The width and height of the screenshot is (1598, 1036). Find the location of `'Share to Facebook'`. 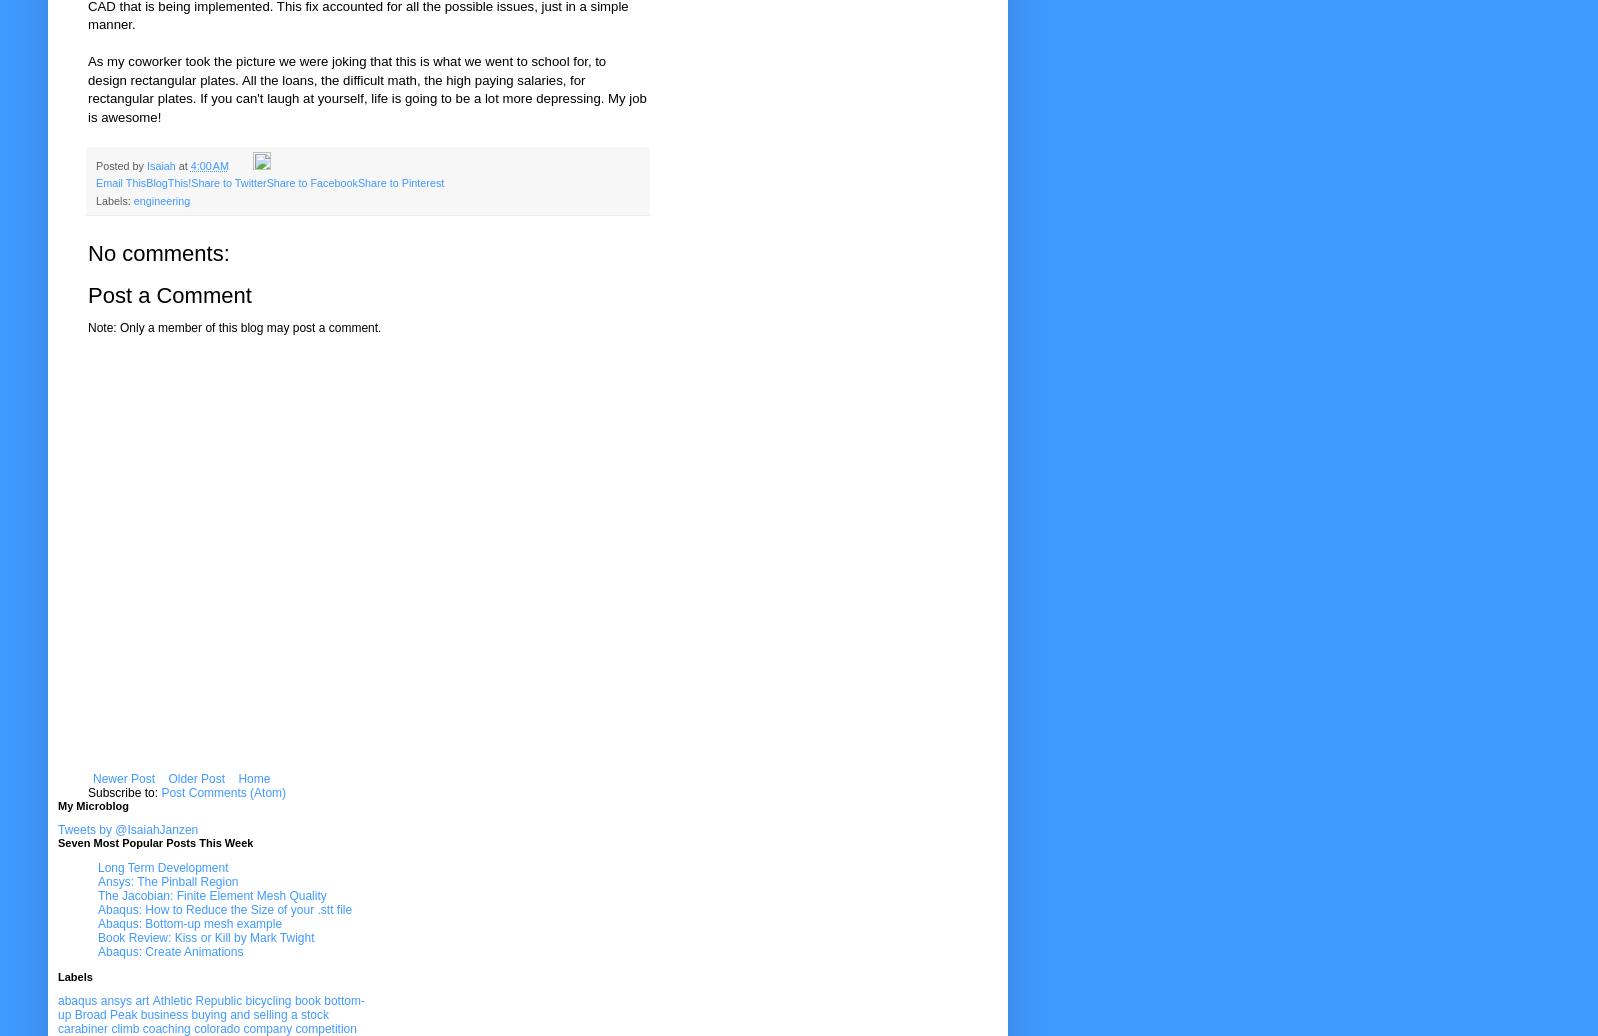

'Share to Facebook' is located at coordinates (310, 182).